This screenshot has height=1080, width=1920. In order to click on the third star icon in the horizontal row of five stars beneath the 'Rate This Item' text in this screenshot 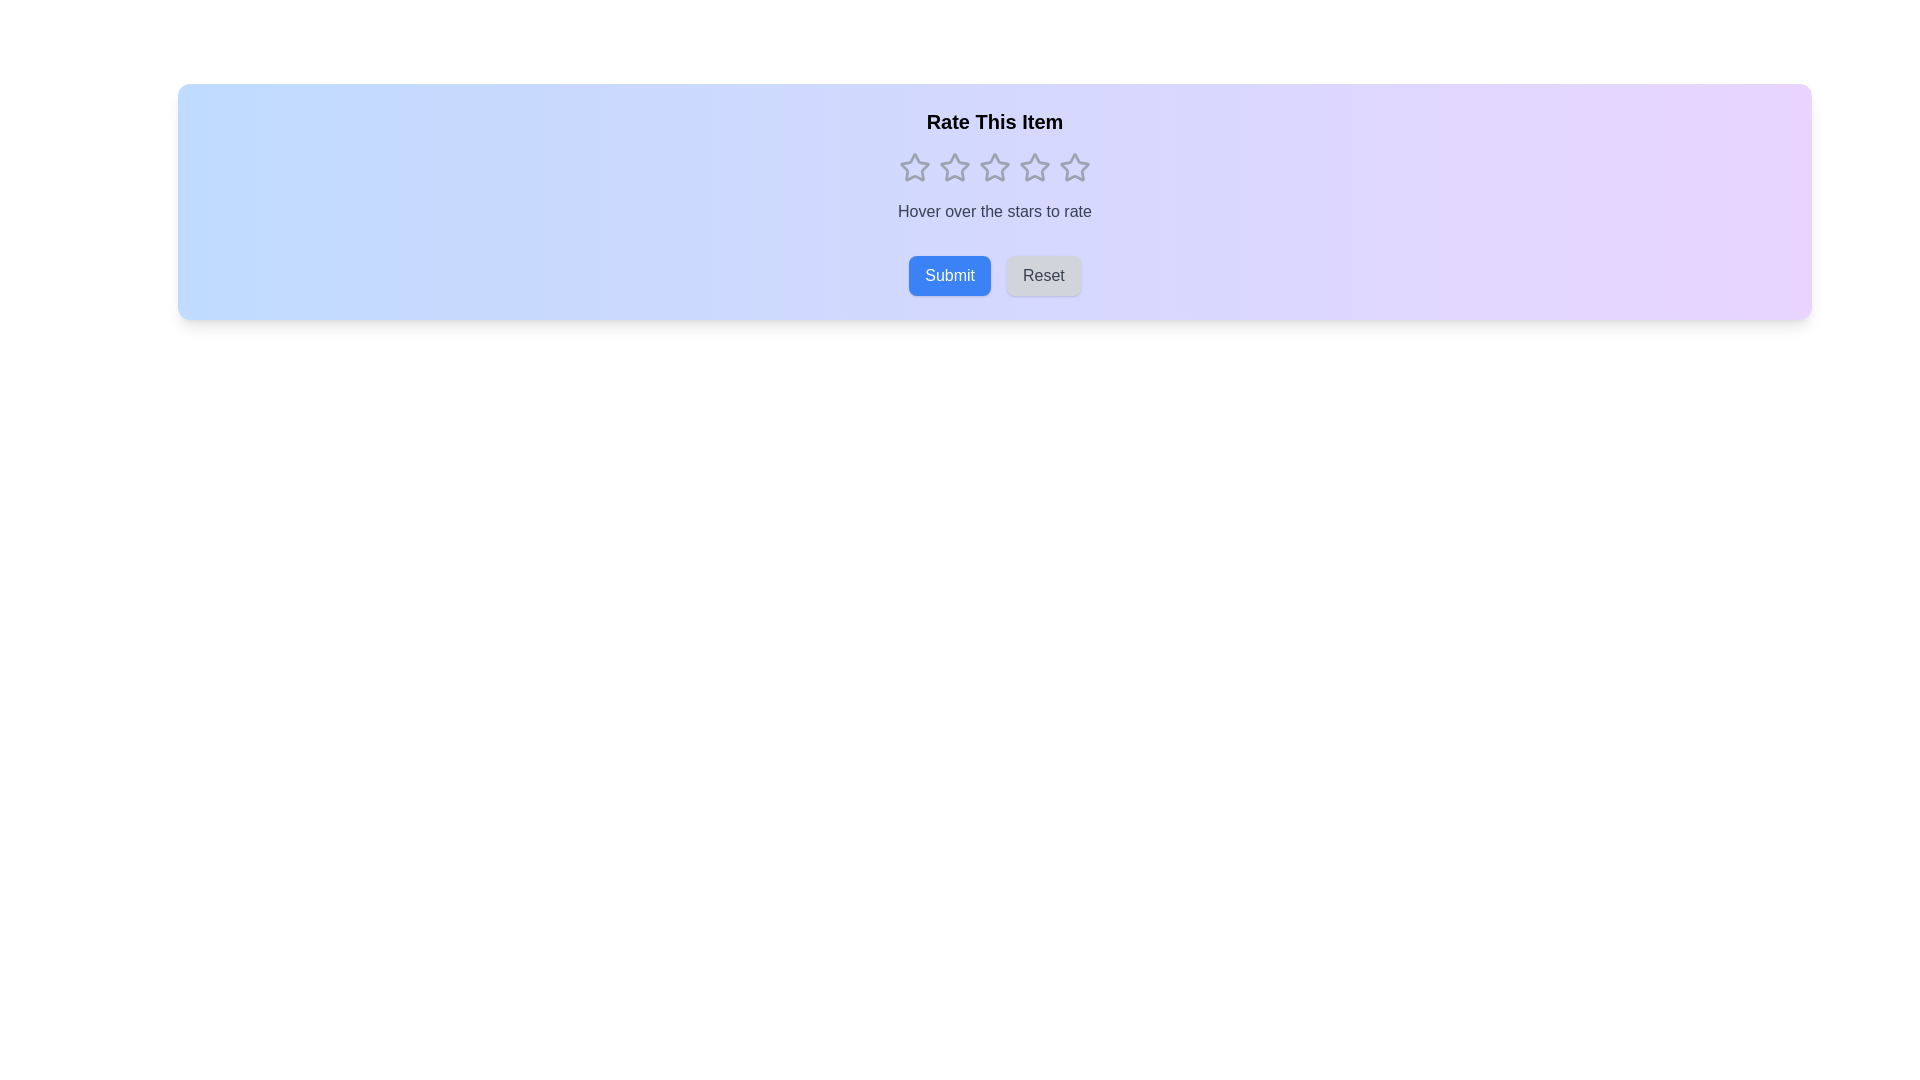, I will do `click(954, 167)`.